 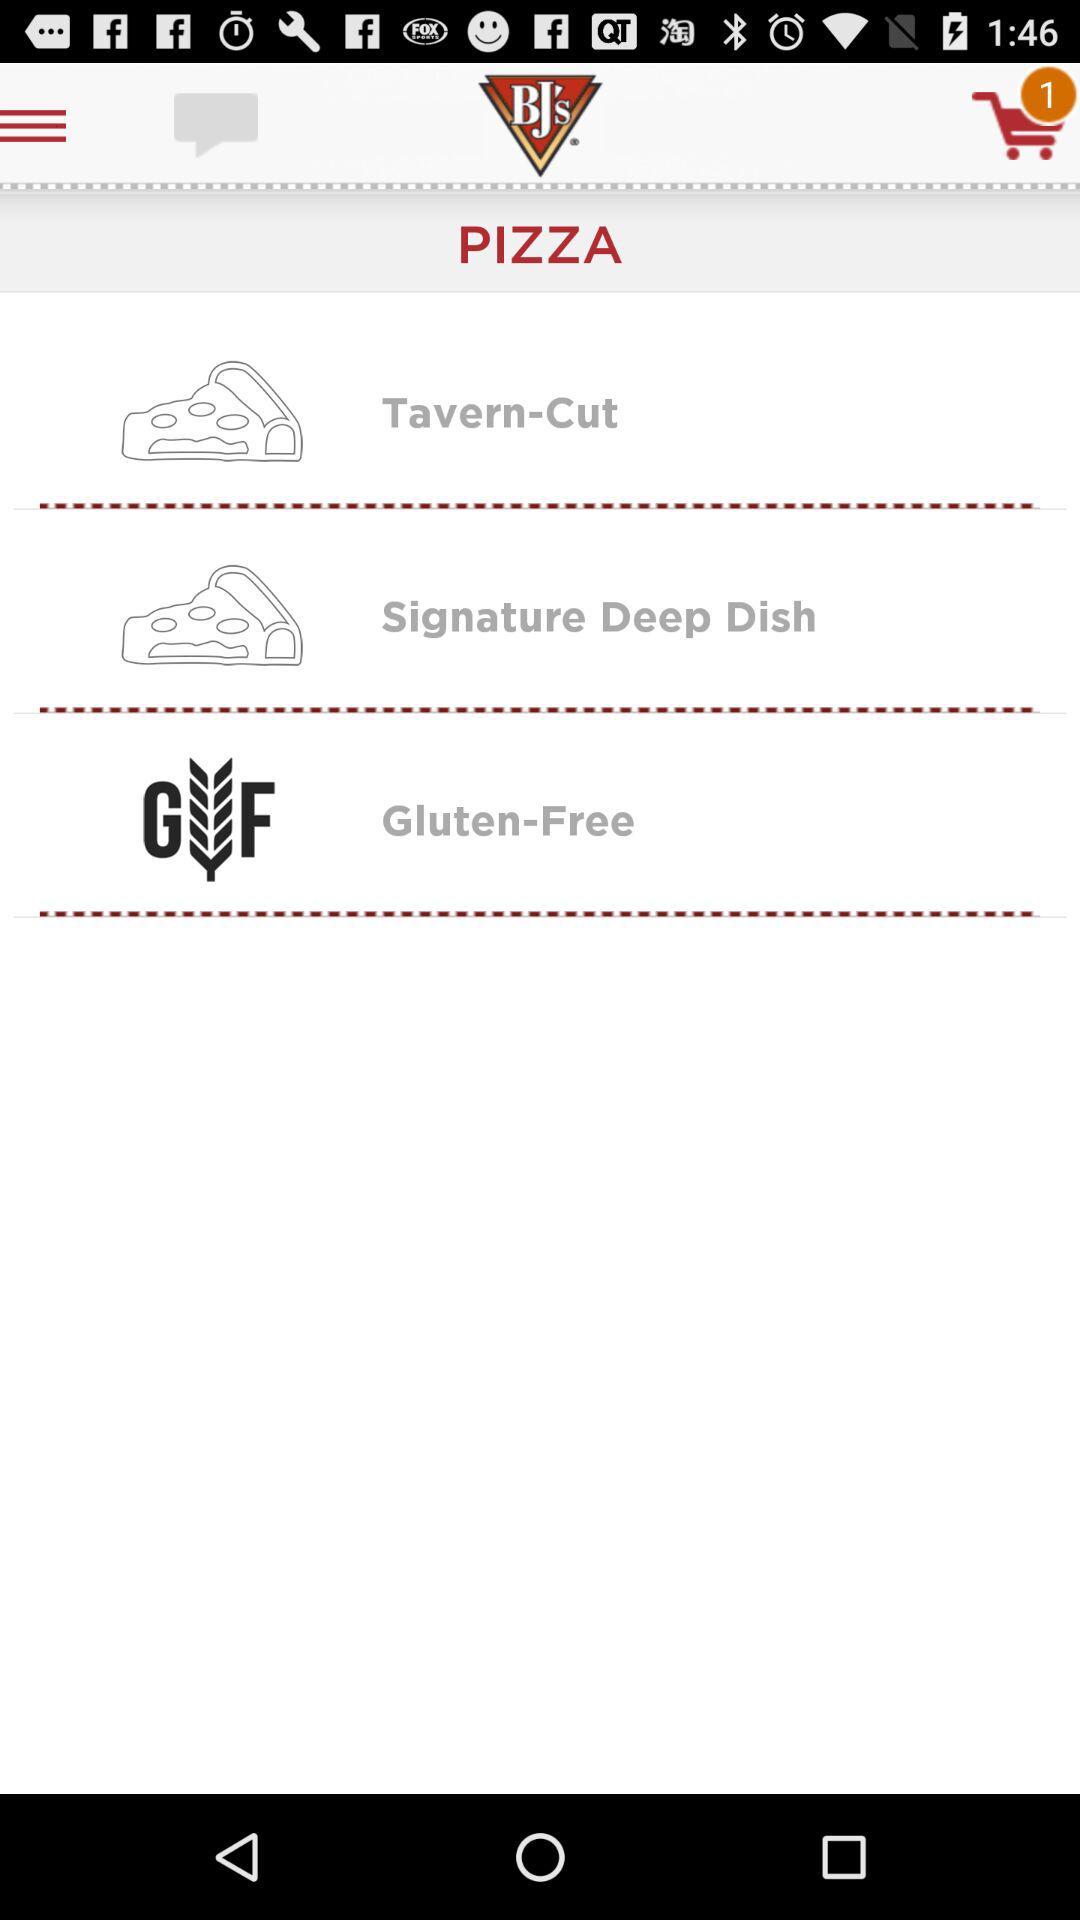 I want to click on cart, so click(x=1019, y=124).